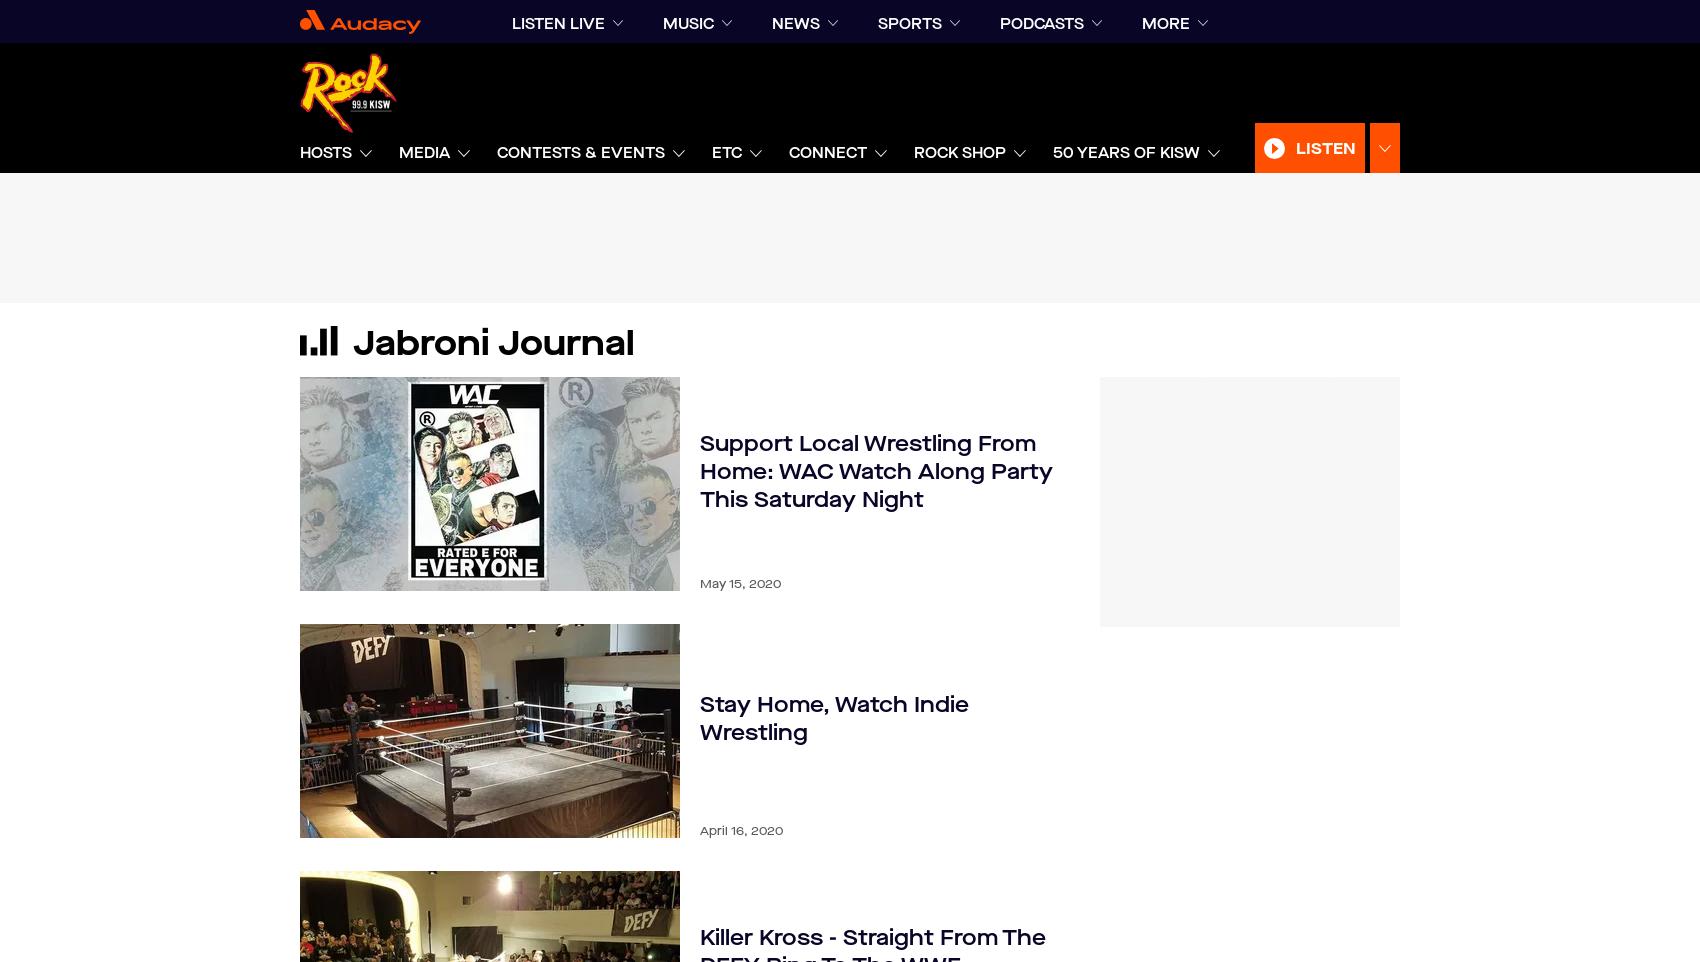 This screenshot has height=962, width=1700. What do you see at coordinates (580, 152) in the screenshot?
I see `'Contests & Events'` at bounding box center [580, 152].